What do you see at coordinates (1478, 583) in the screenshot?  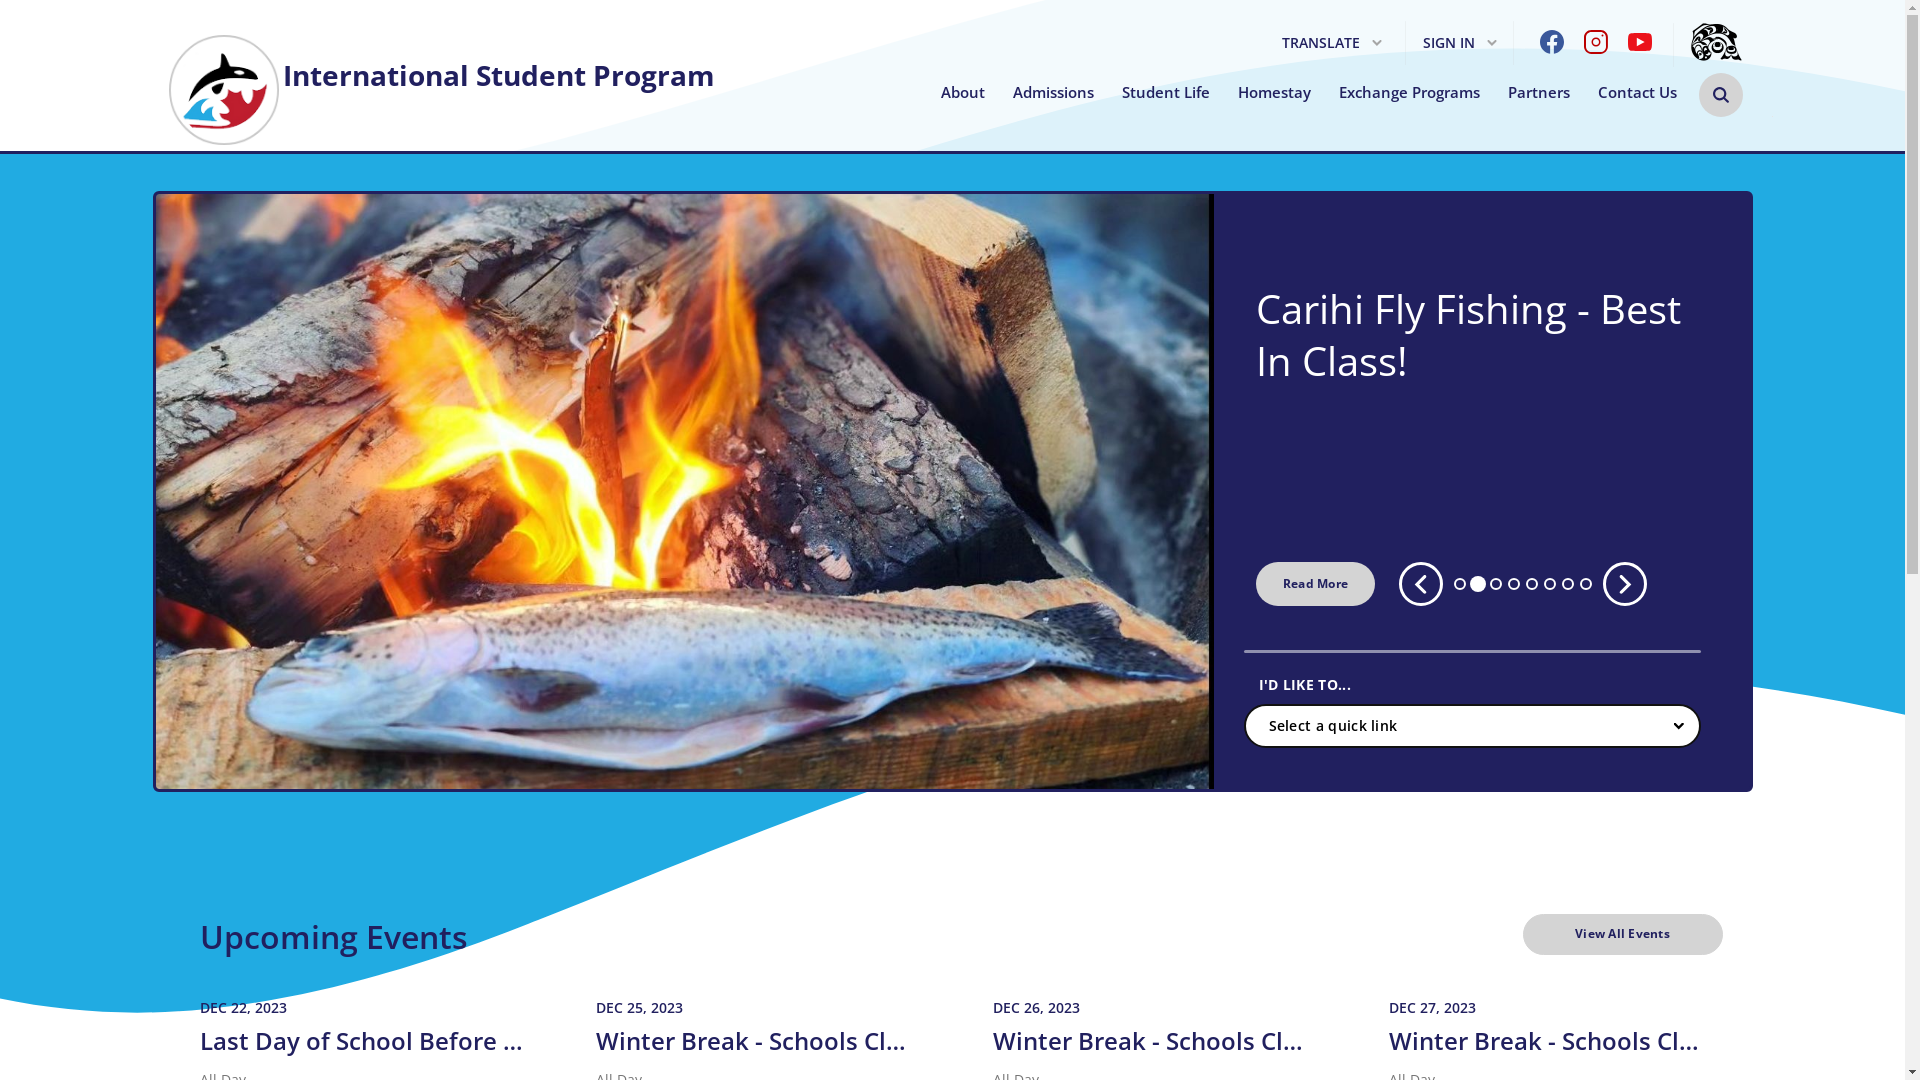 I see `'2'` at bounding box center [1478, 583].